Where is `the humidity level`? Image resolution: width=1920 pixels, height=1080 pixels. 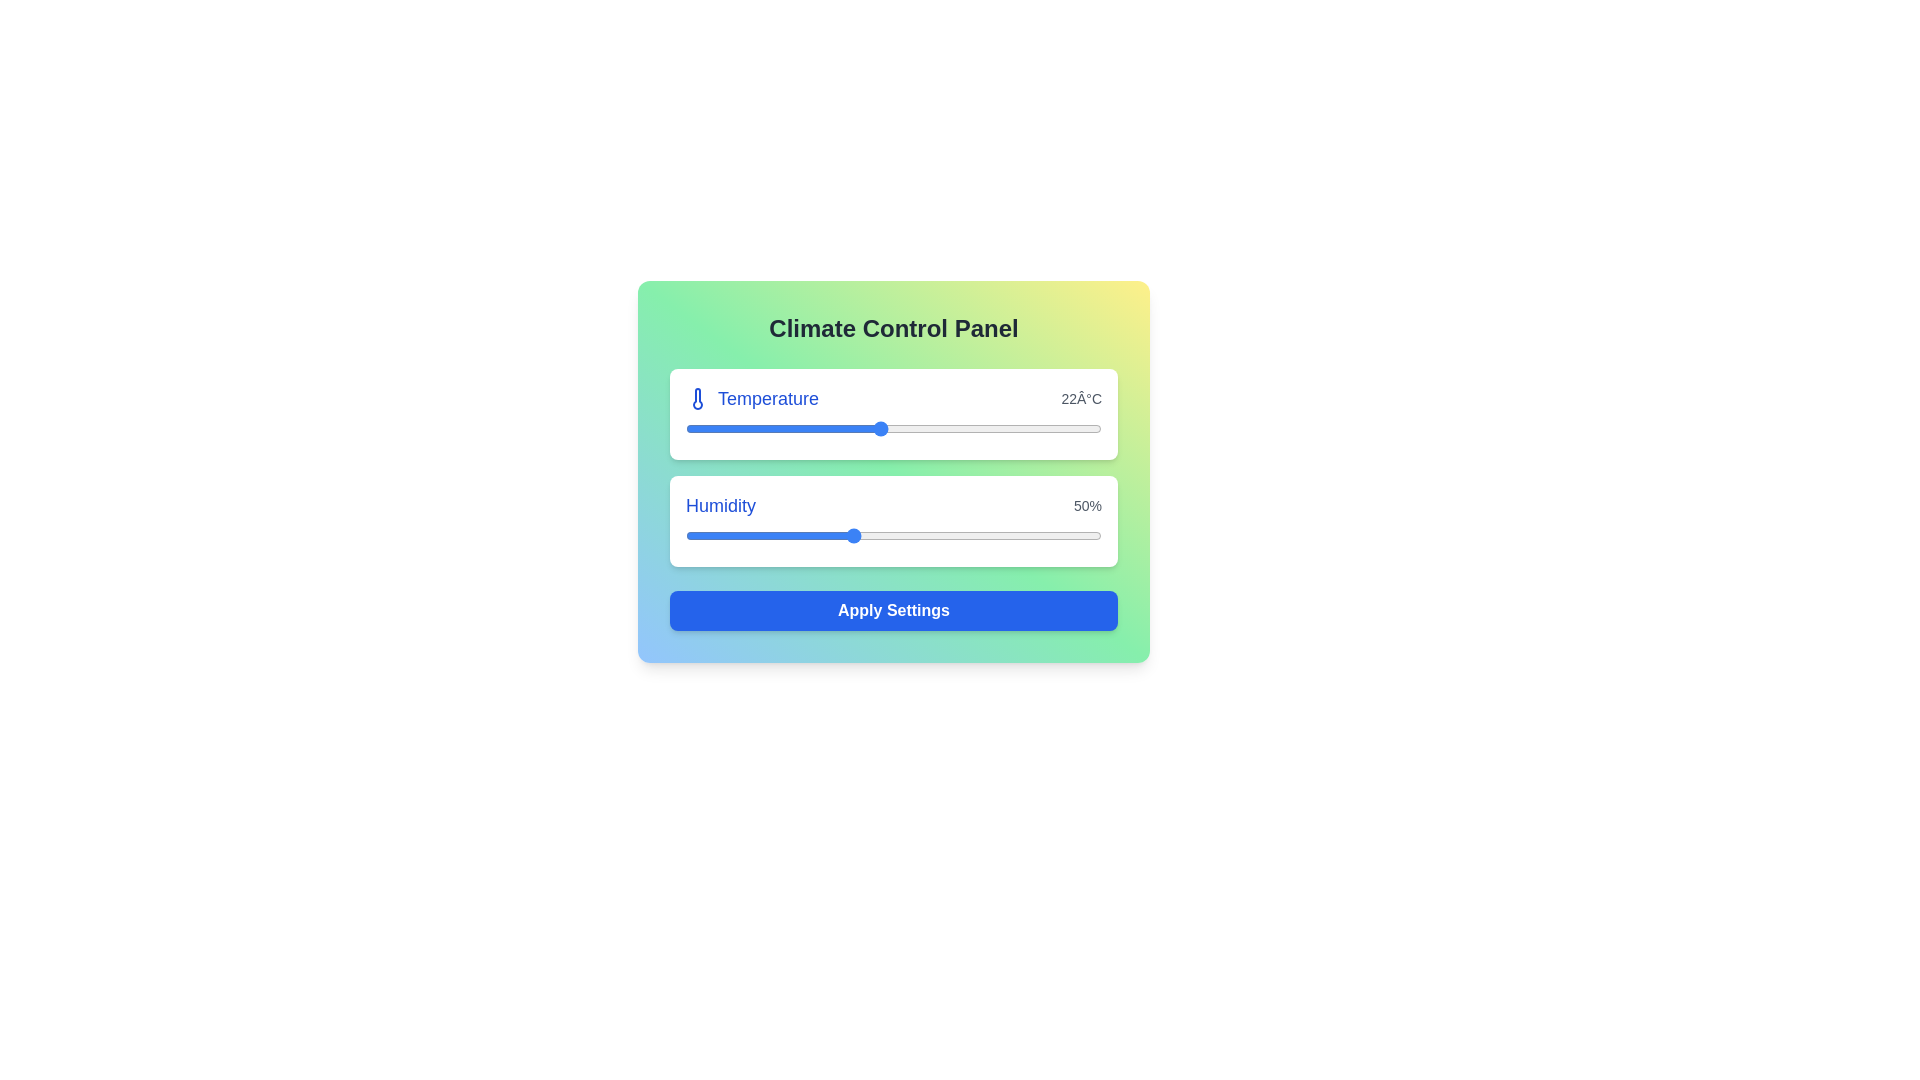
the humidity level is located at coordinates (852, 535).